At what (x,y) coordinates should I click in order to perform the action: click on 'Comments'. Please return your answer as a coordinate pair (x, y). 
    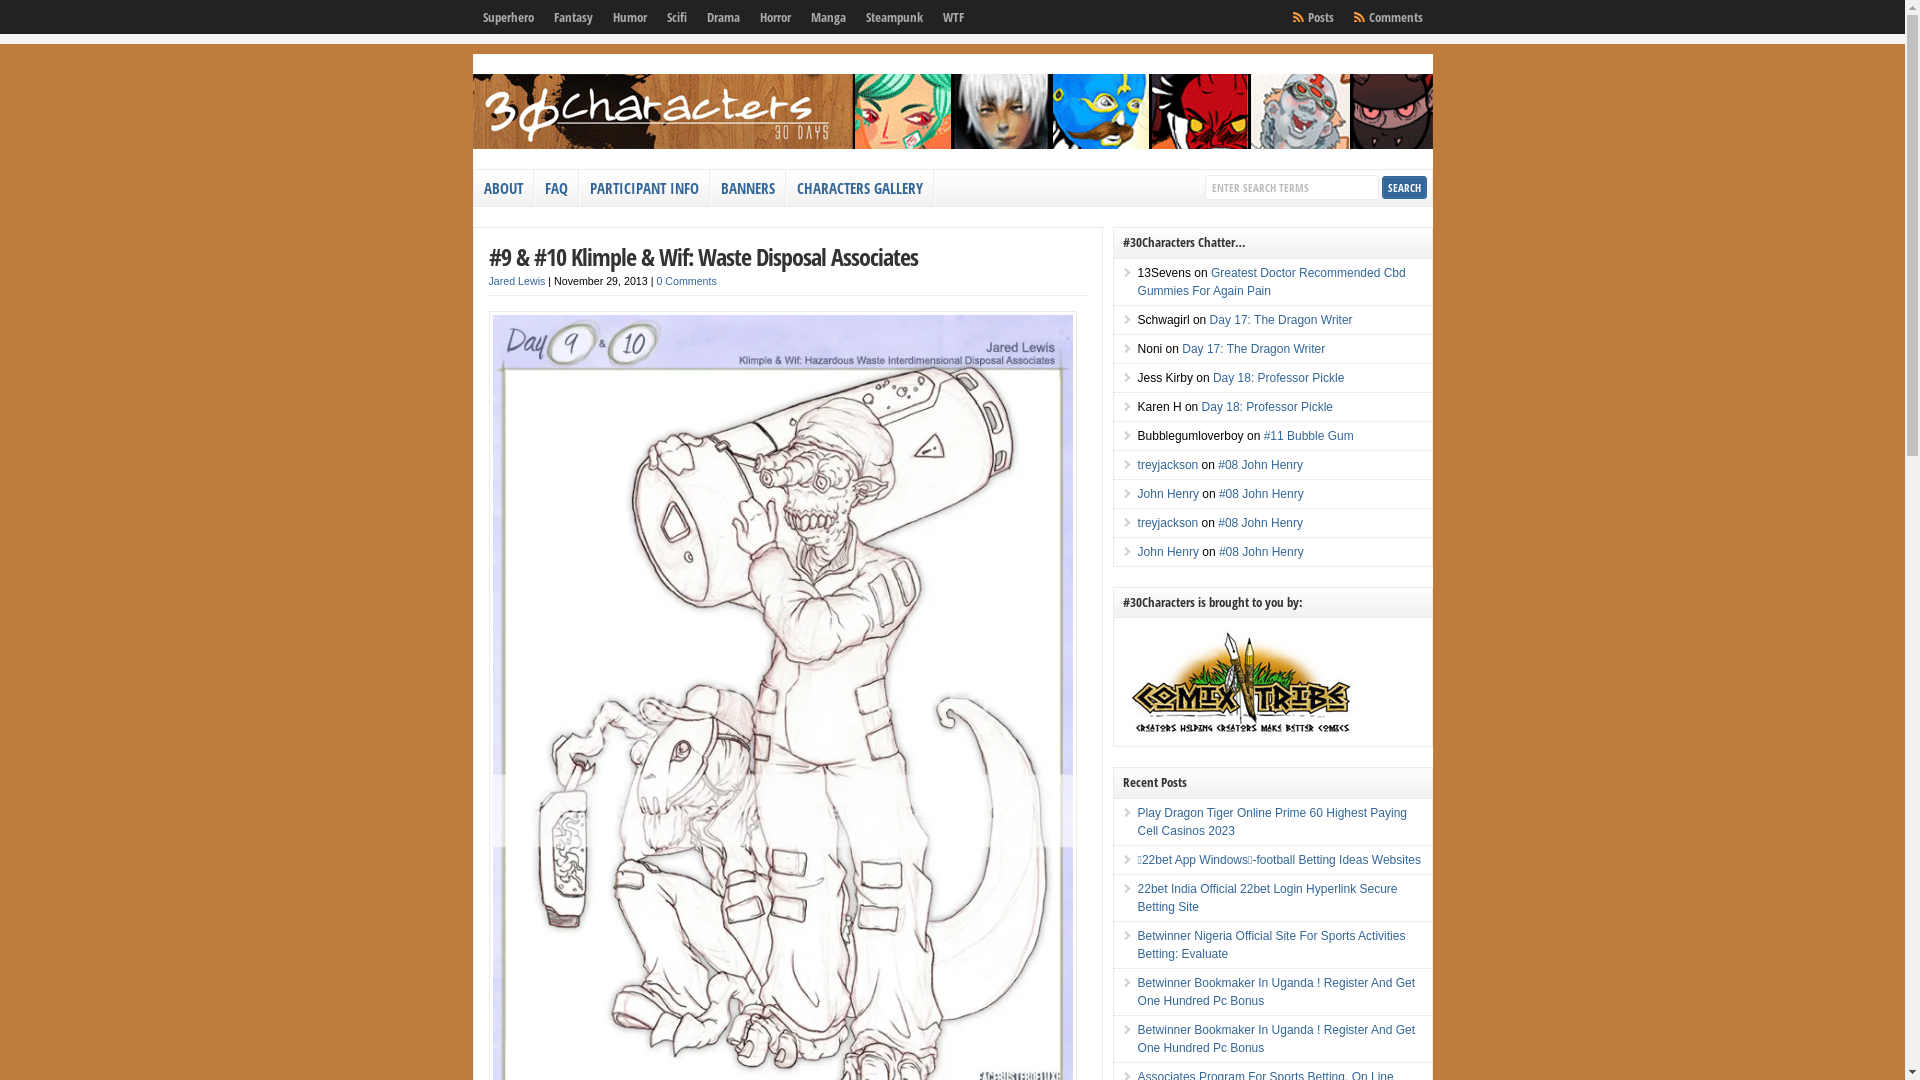
    Looking at the image, I should click on (1358, 16).